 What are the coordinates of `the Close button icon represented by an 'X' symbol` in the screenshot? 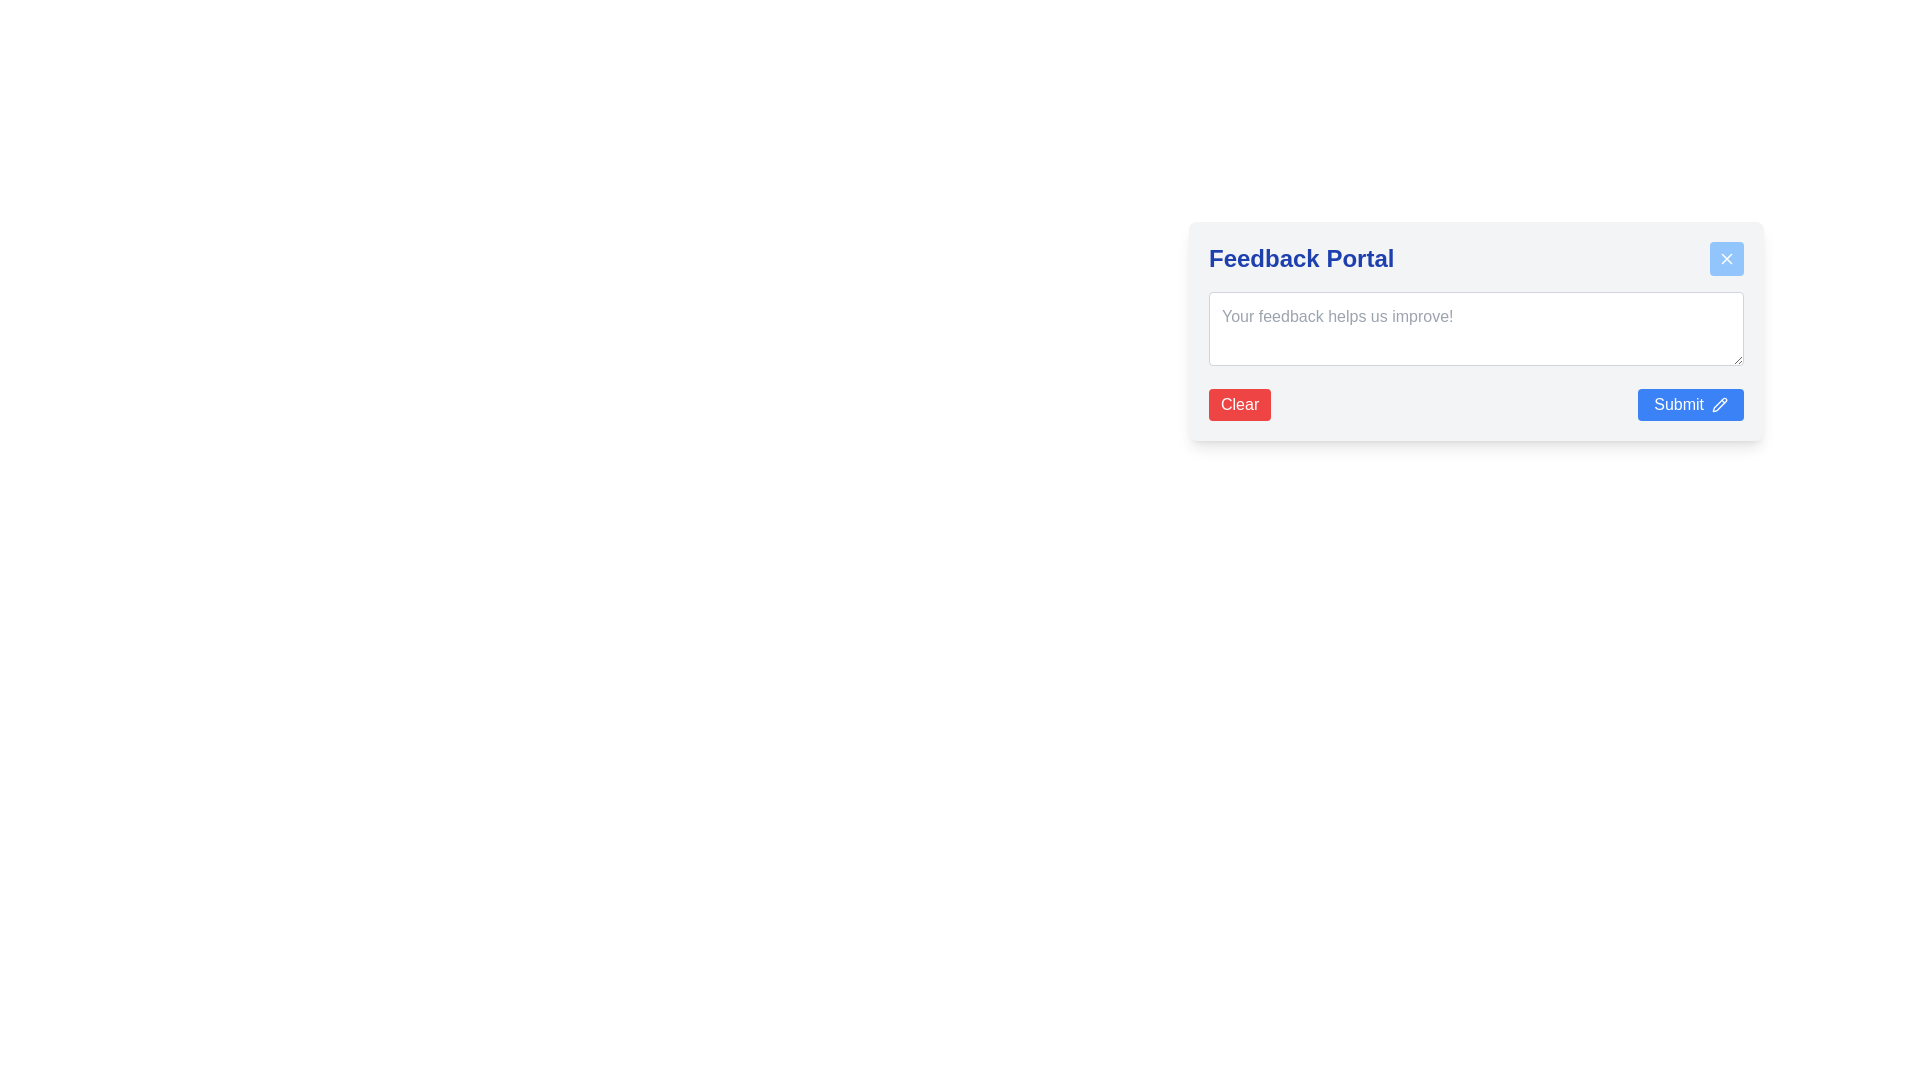 It's located at (1726, 257).